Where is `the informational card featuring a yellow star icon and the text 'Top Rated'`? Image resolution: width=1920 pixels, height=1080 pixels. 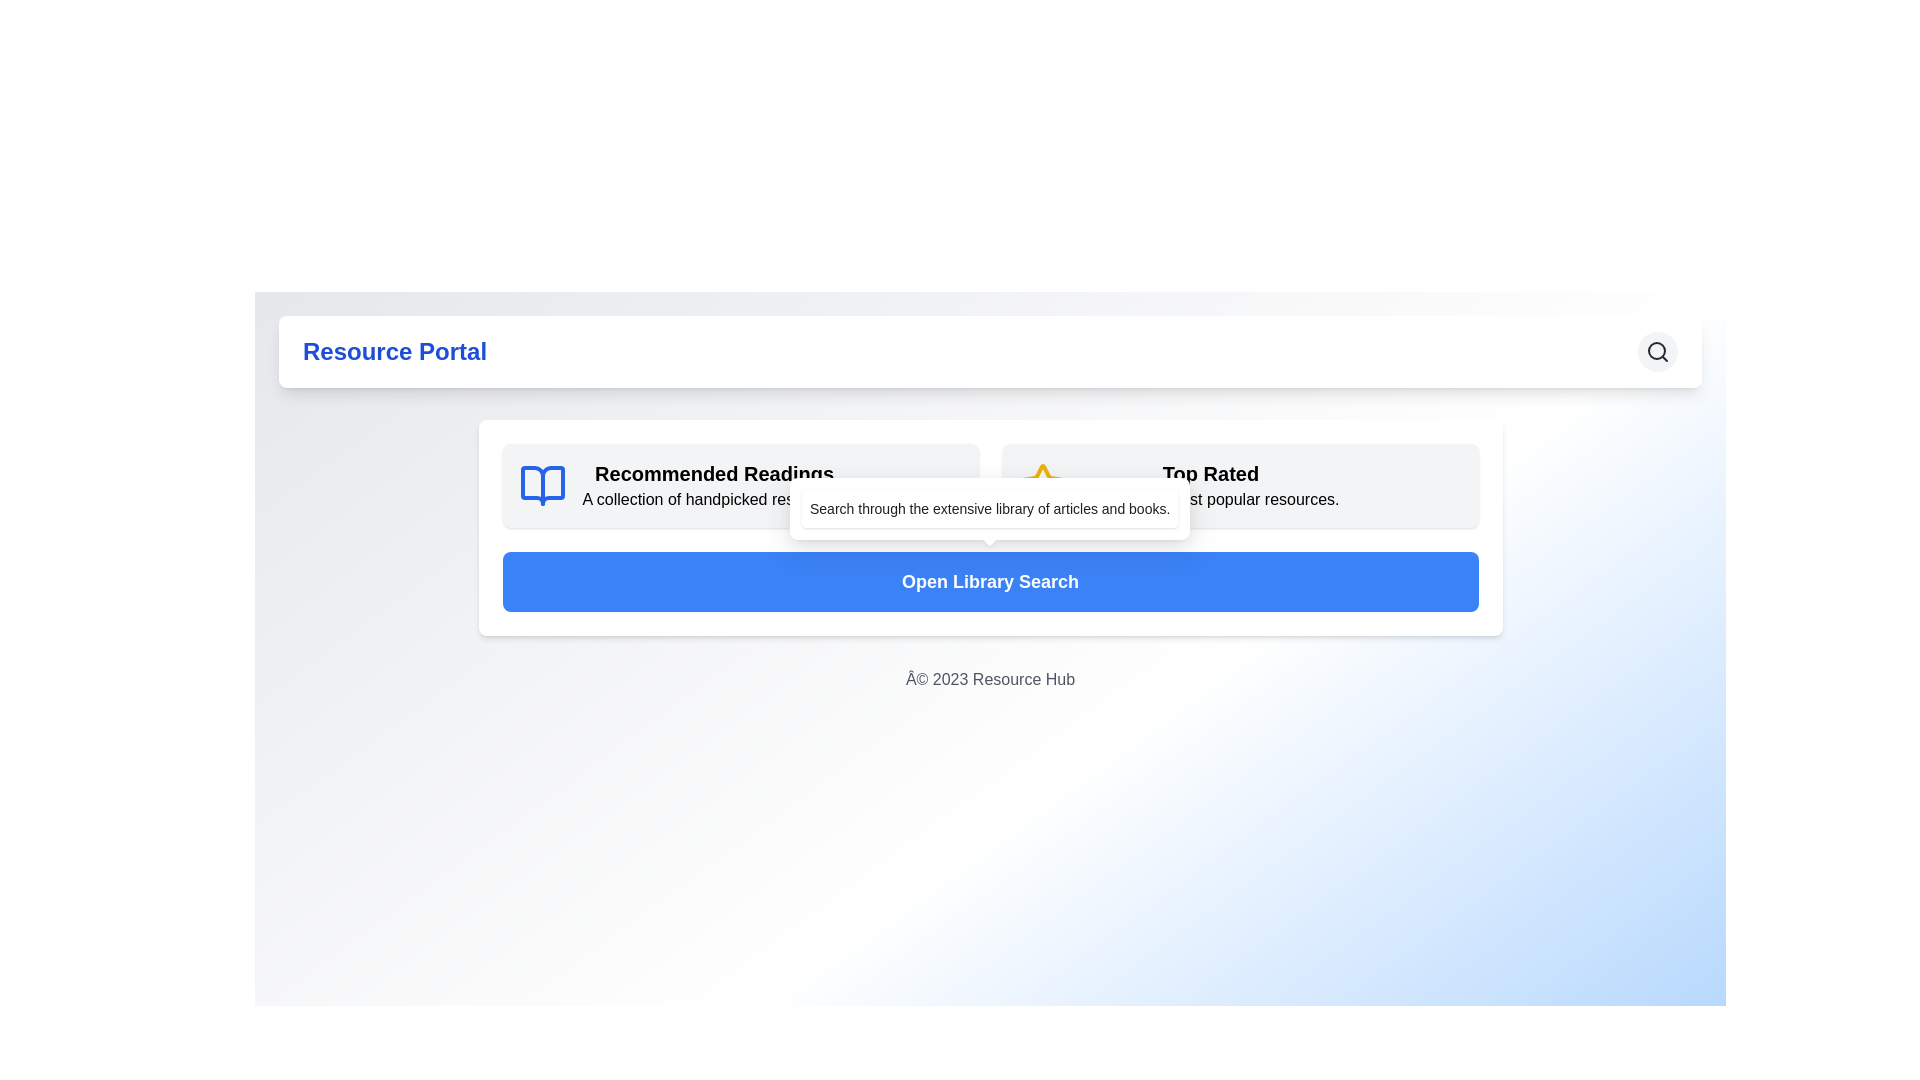 the informational card featuring a yellow star icon and the text 'Top Rated' is located at coordinates (1239, 486).